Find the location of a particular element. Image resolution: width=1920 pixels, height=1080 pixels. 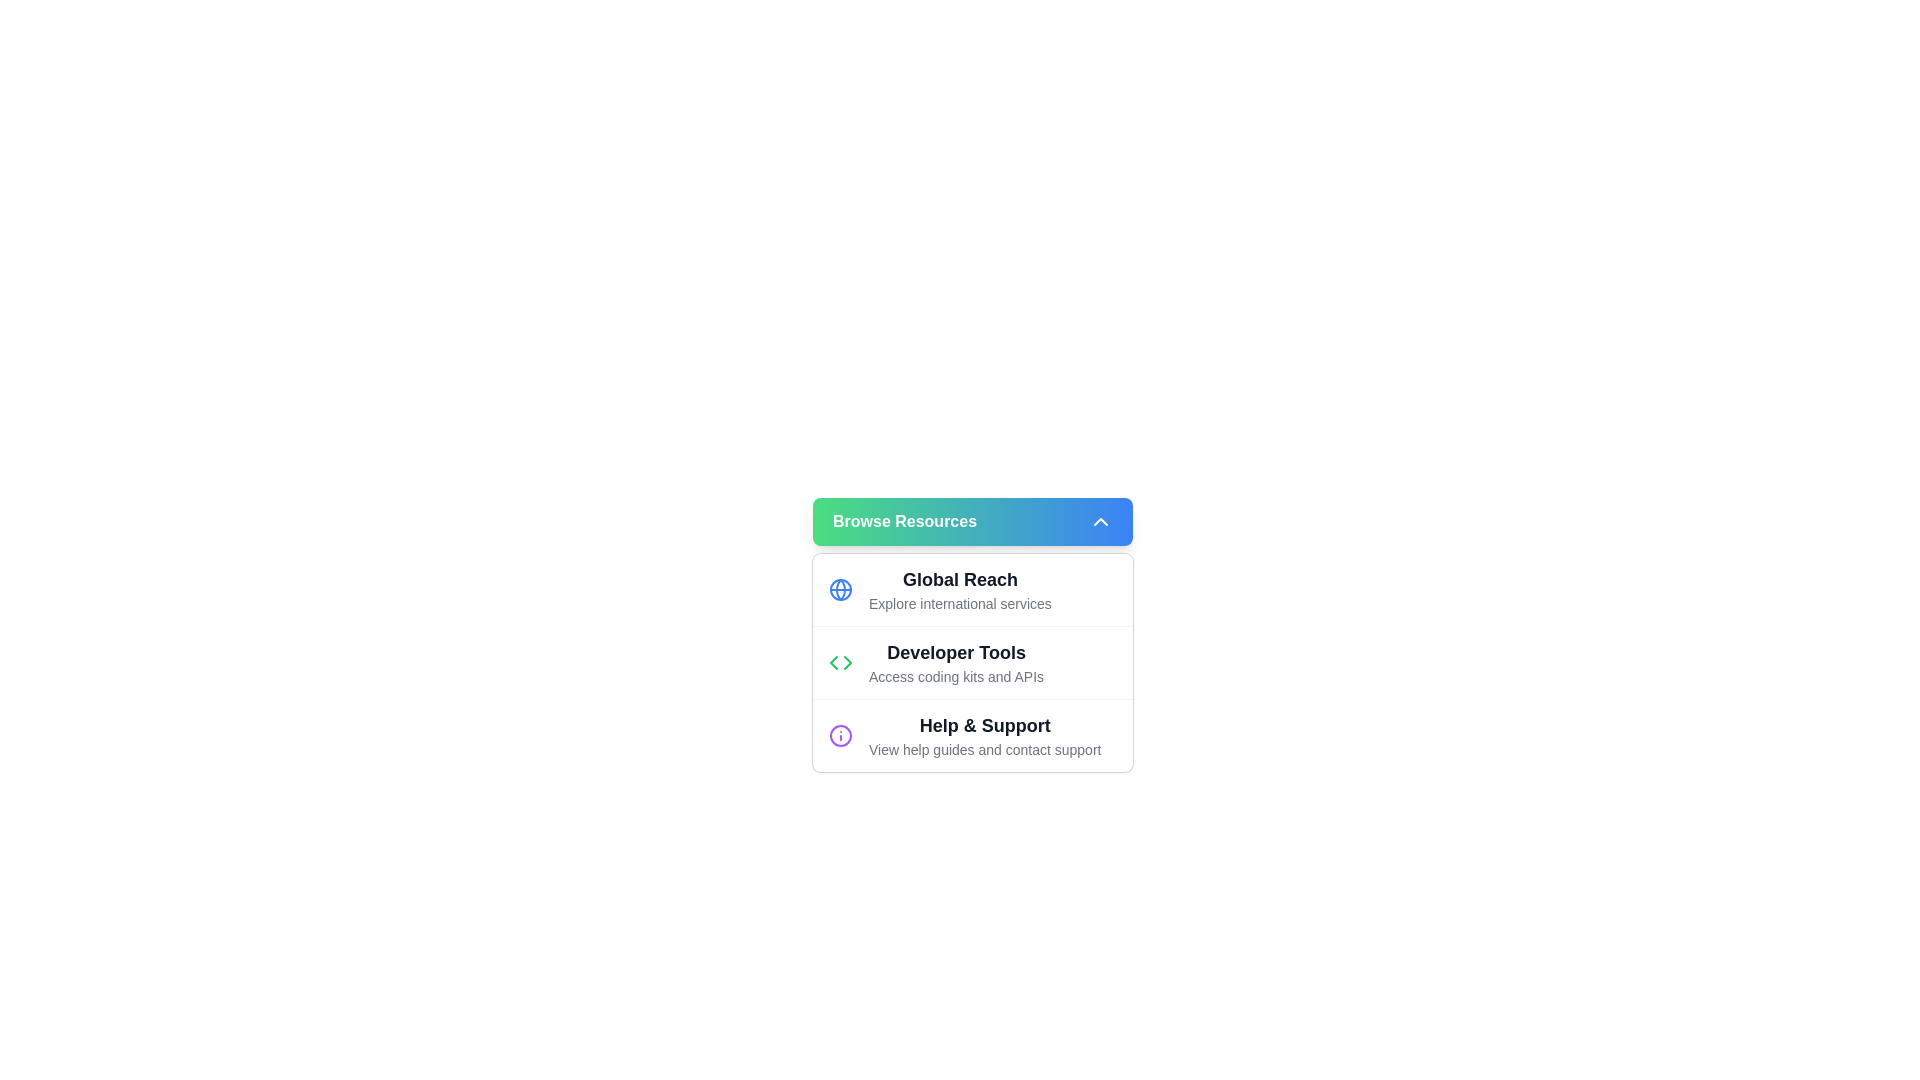

the expandable/collapsible icon is located at coordinates (1099, 520).